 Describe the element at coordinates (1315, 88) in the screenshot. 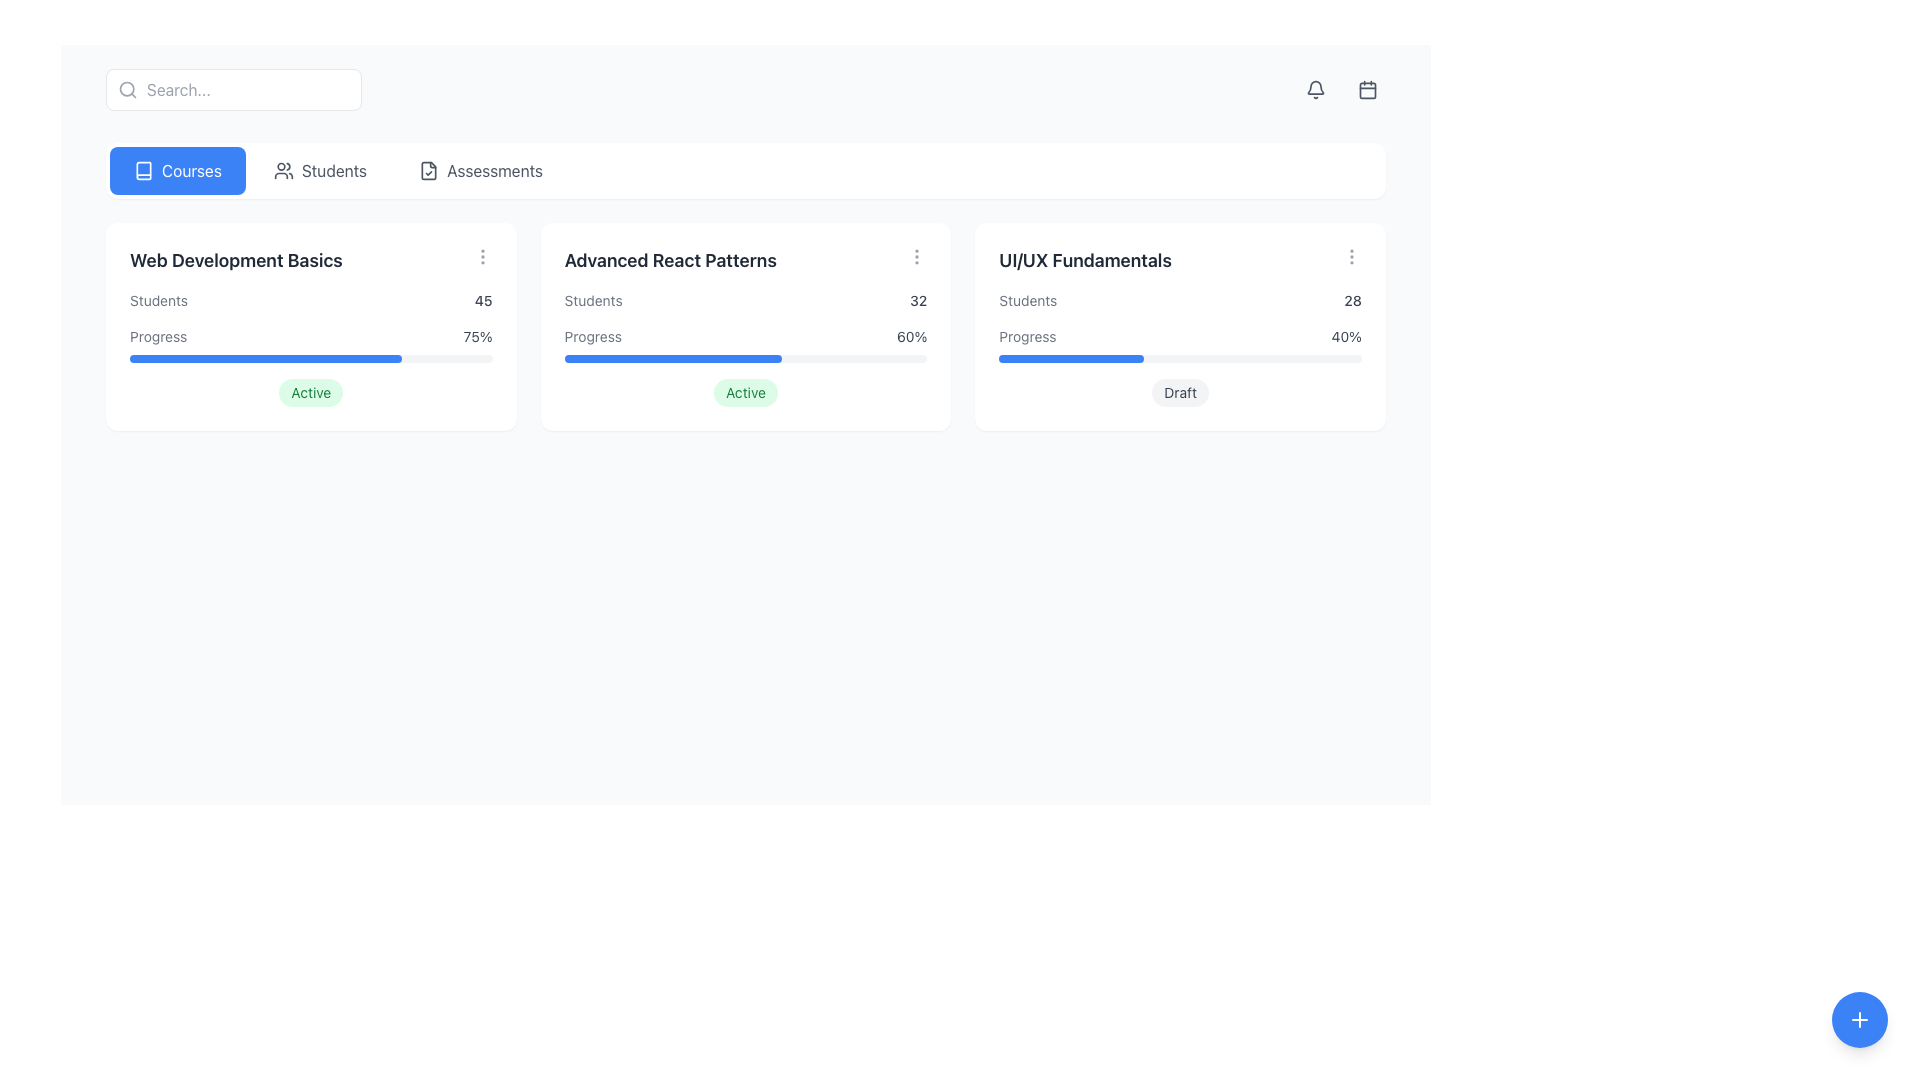

I see `the bell-shaped notification icon located in the top-right corner of the interface` at that location.